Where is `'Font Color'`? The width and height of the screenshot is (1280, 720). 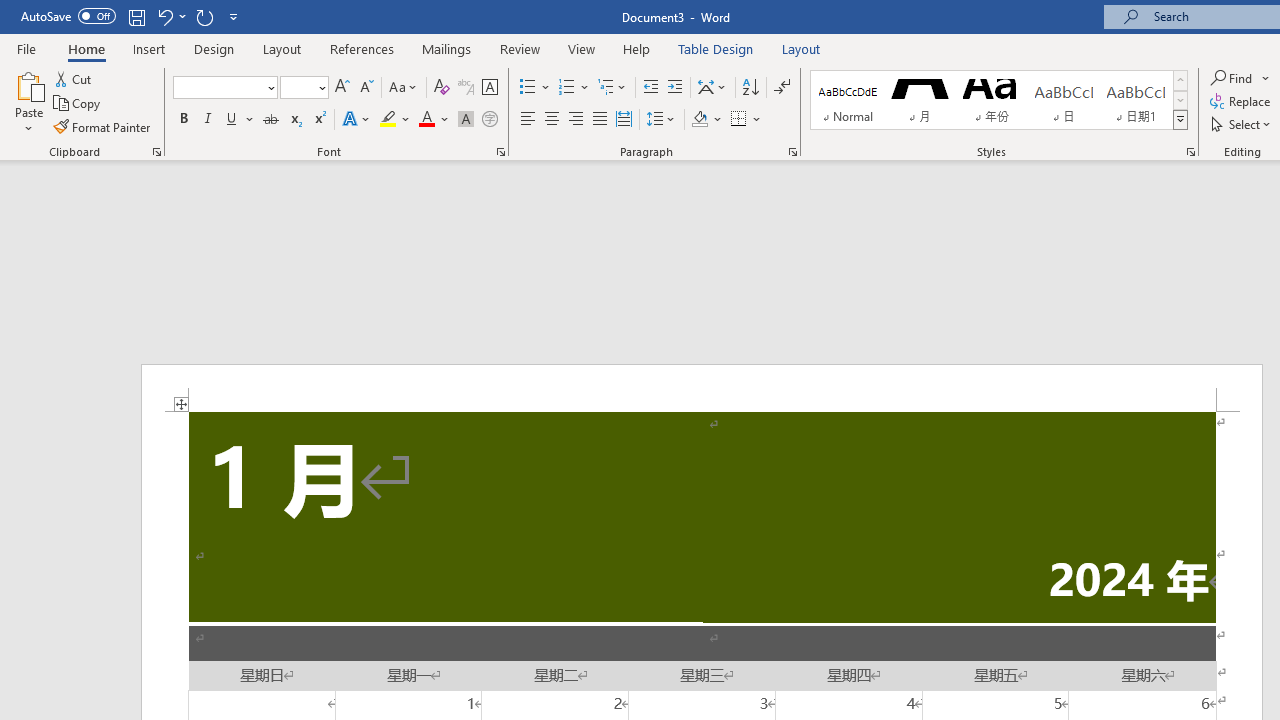 'Font Color' is located at coordinates (433, 119).